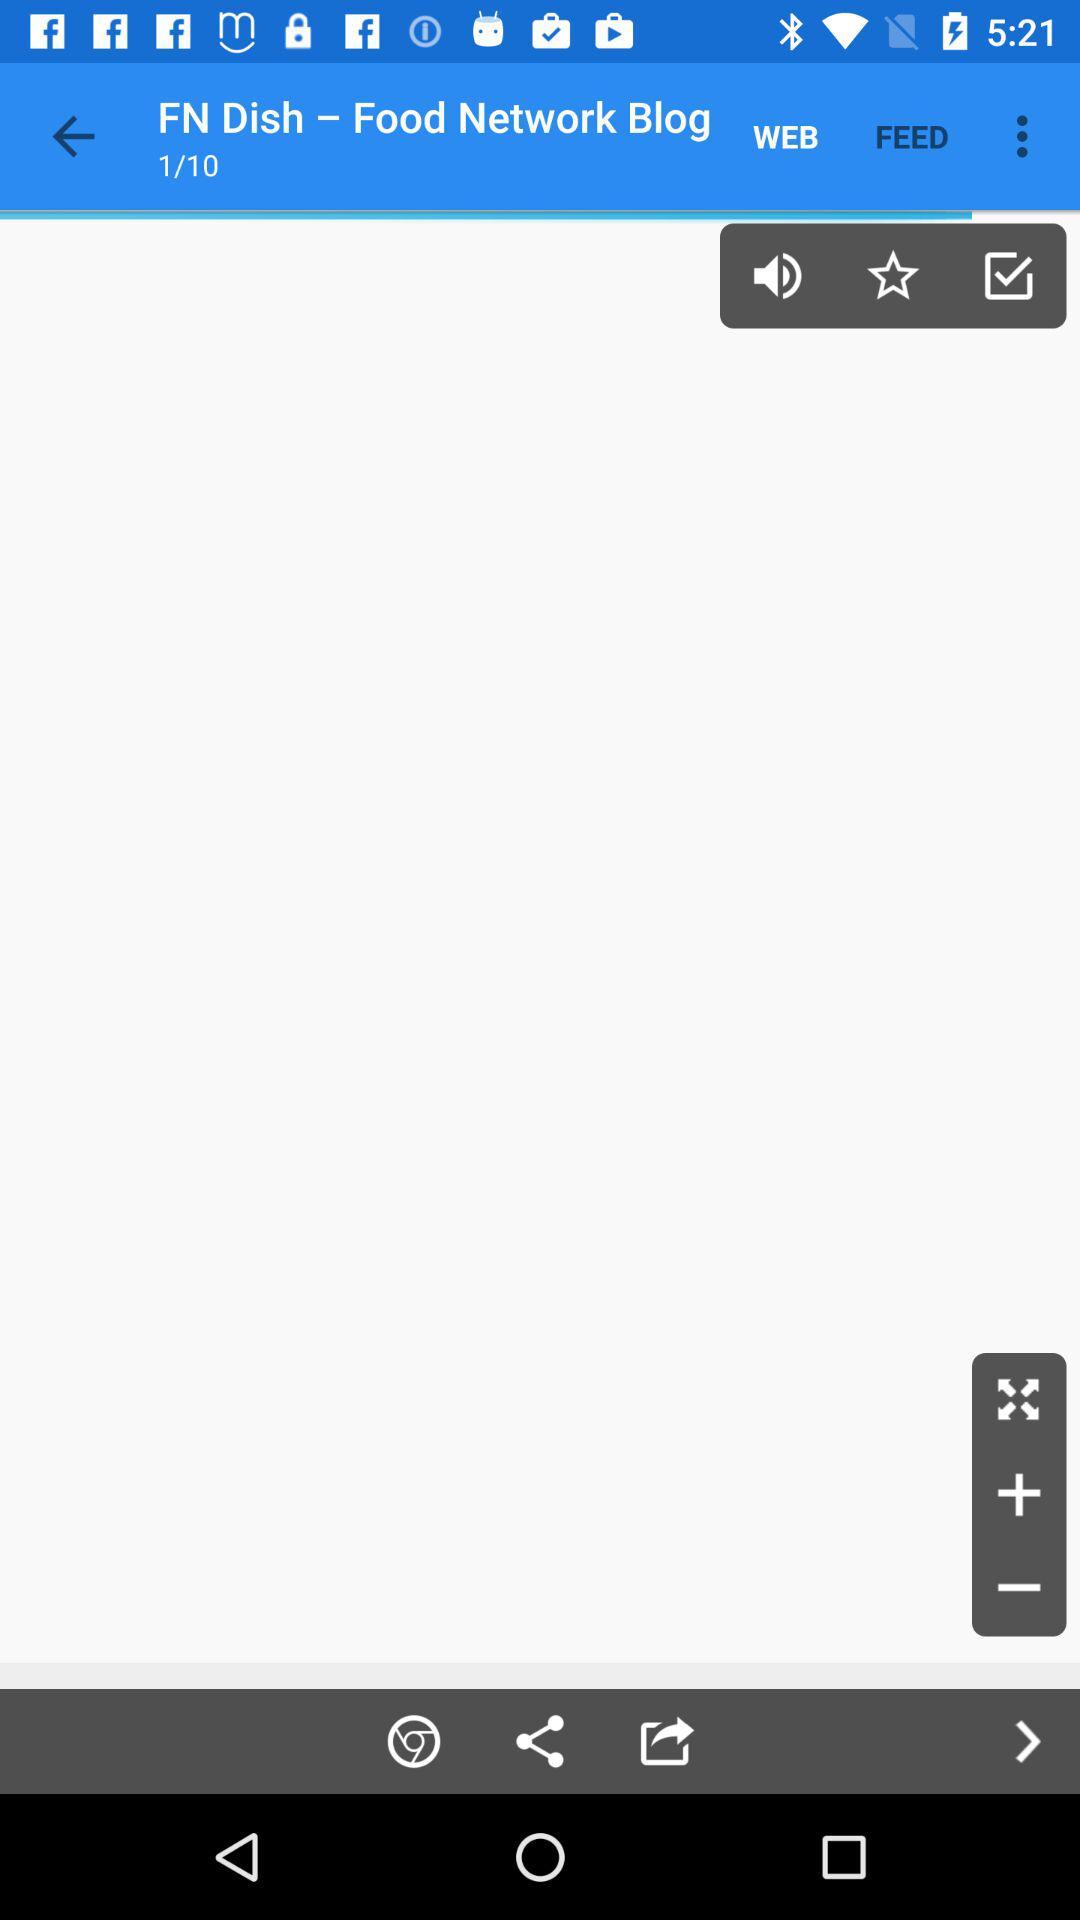  I want to click on app next to fn dish food item, so click(72, 135).